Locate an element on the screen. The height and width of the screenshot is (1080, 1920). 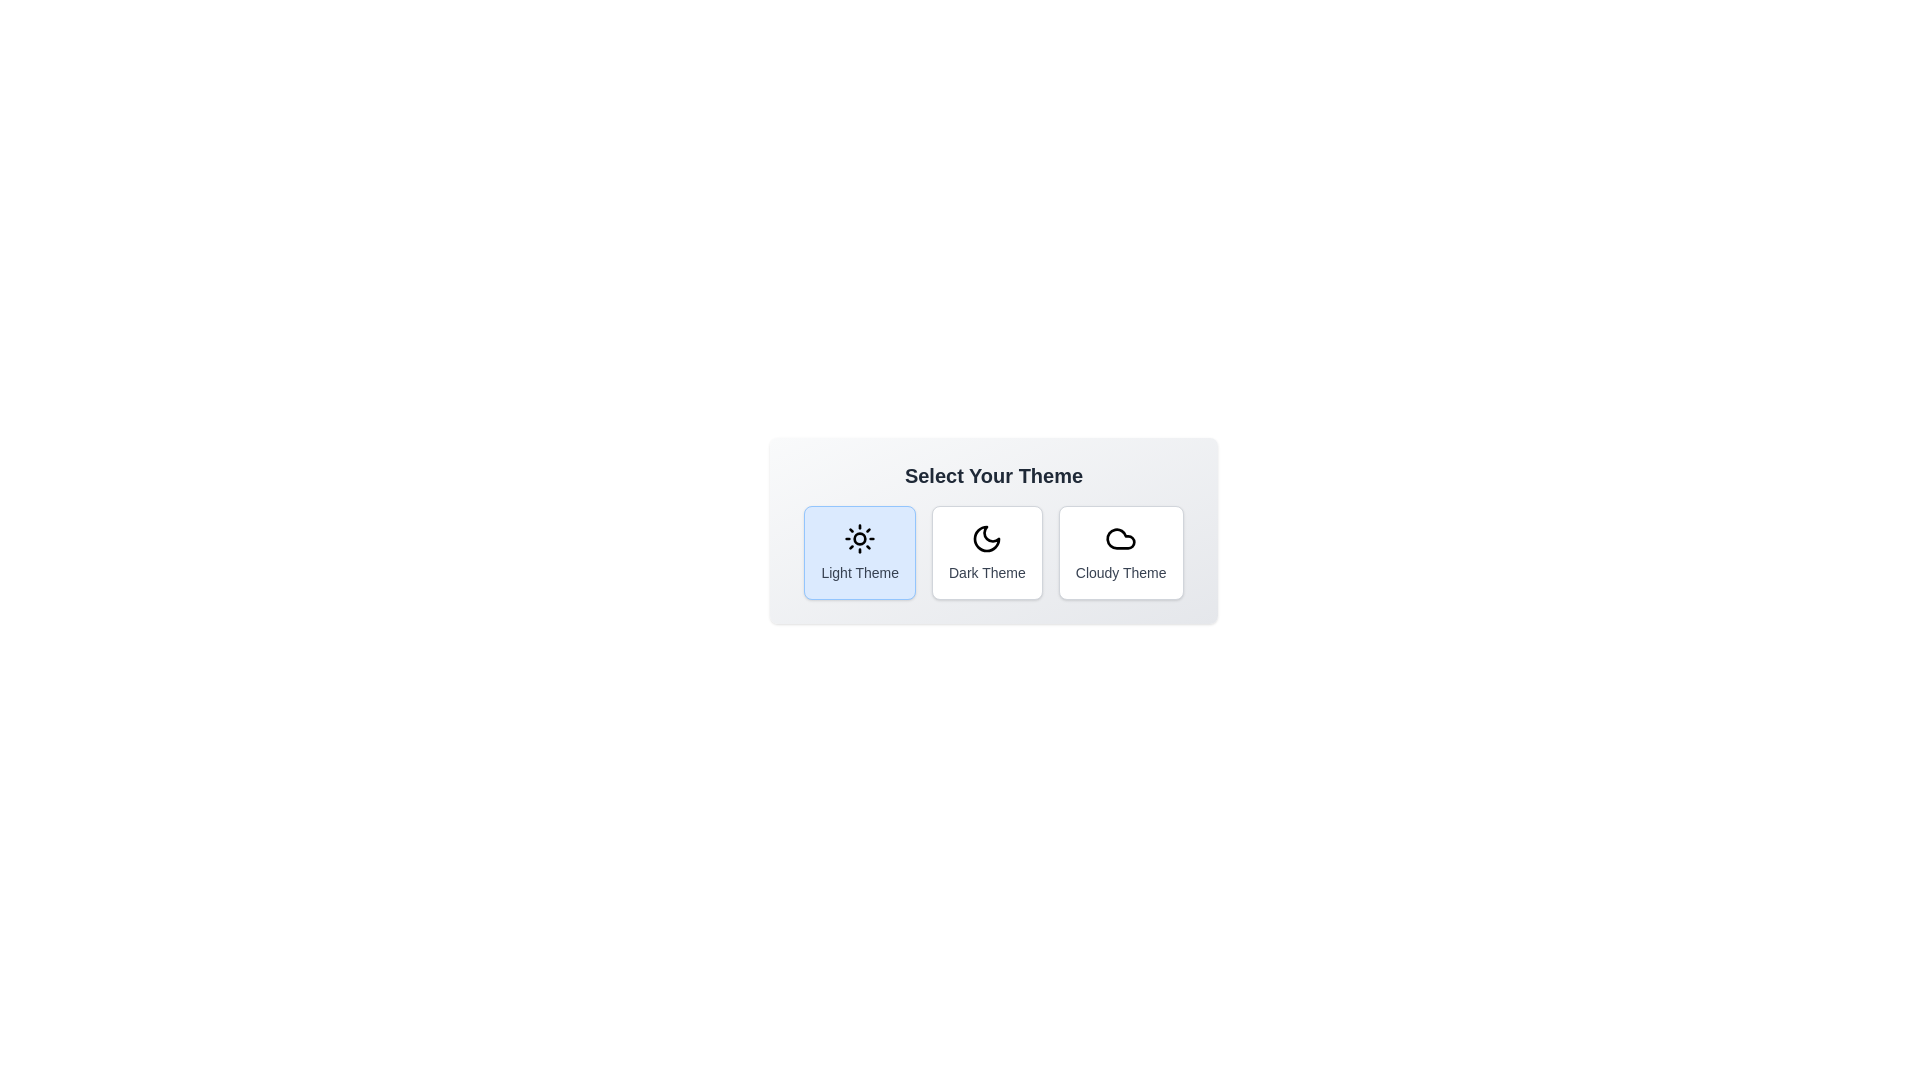
the 'Dark Theme' button, which is the middle button in a row of three, featuring a crescent moon icon and the text 'Dark Theme' is located at coordinates (993, 552).